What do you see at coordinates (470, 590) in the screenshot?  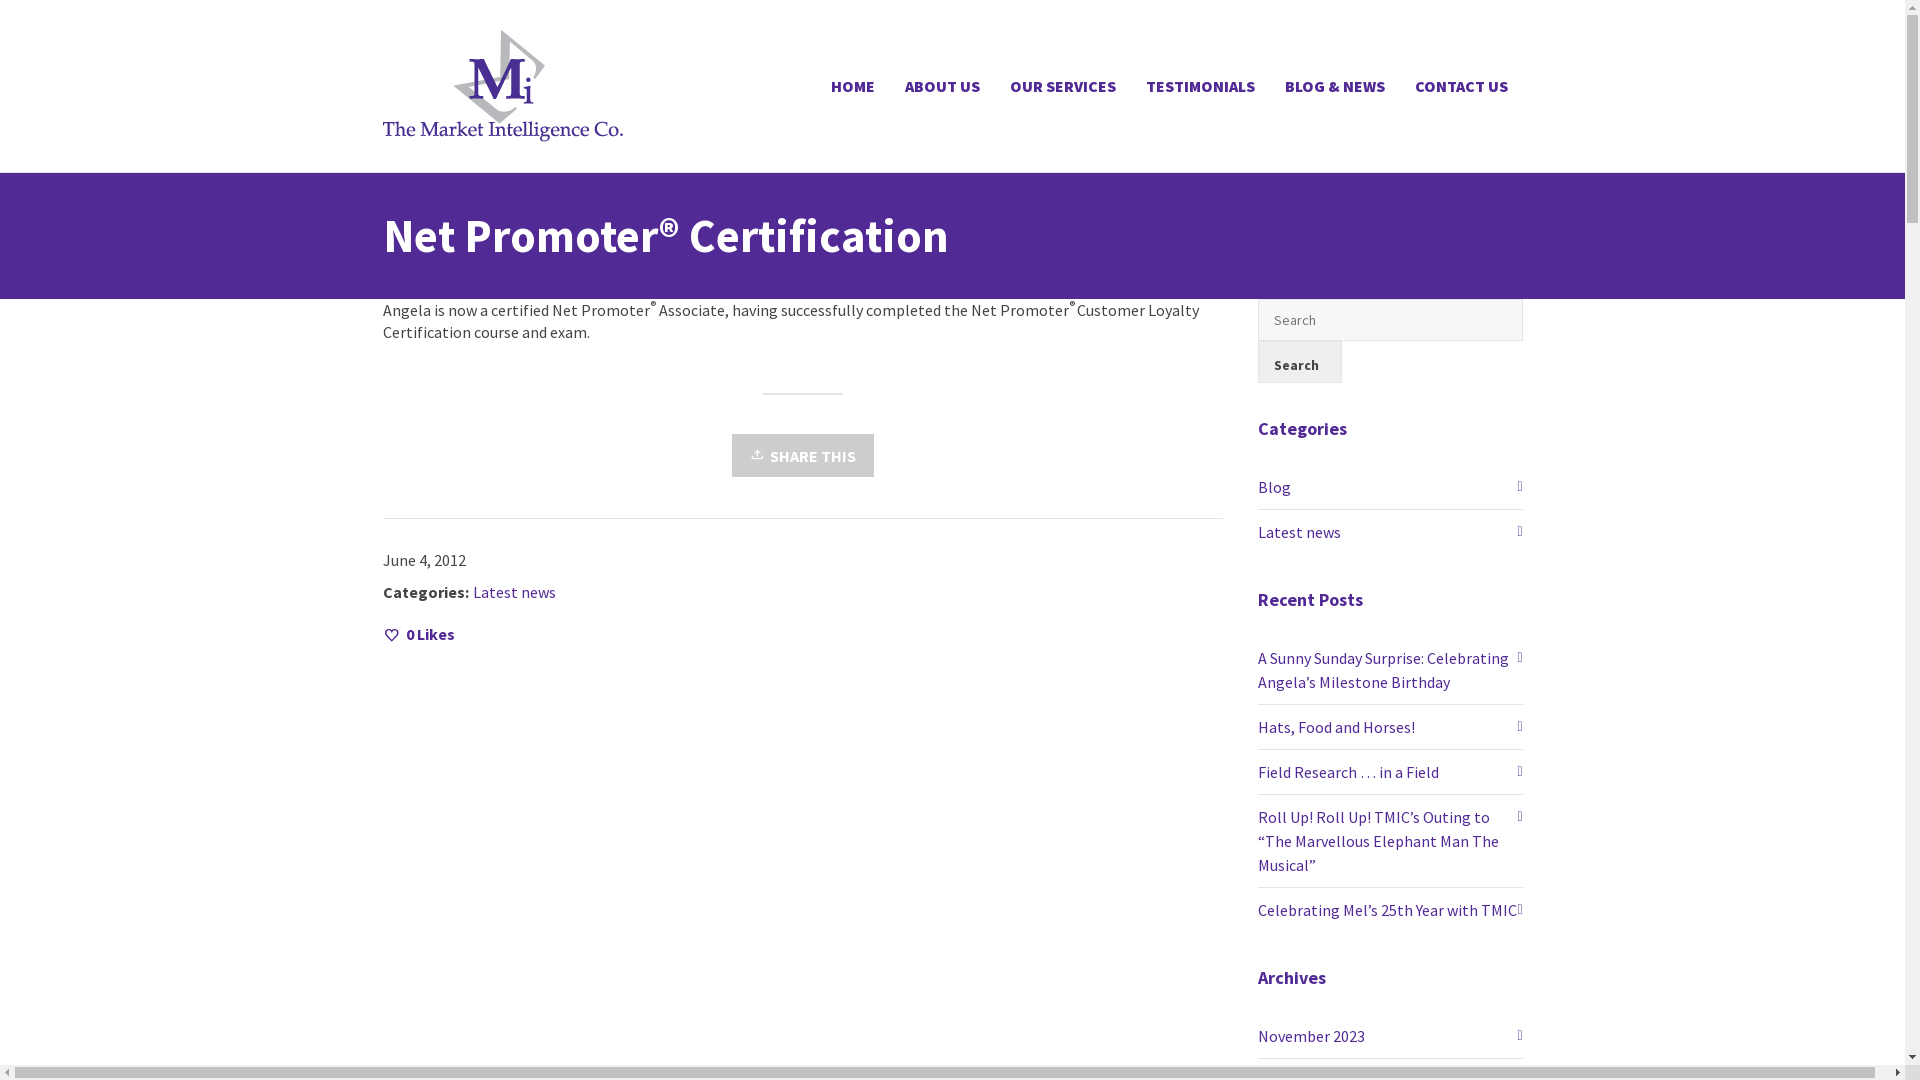 I see `'Latest news'` at bounding box center [470, 590].